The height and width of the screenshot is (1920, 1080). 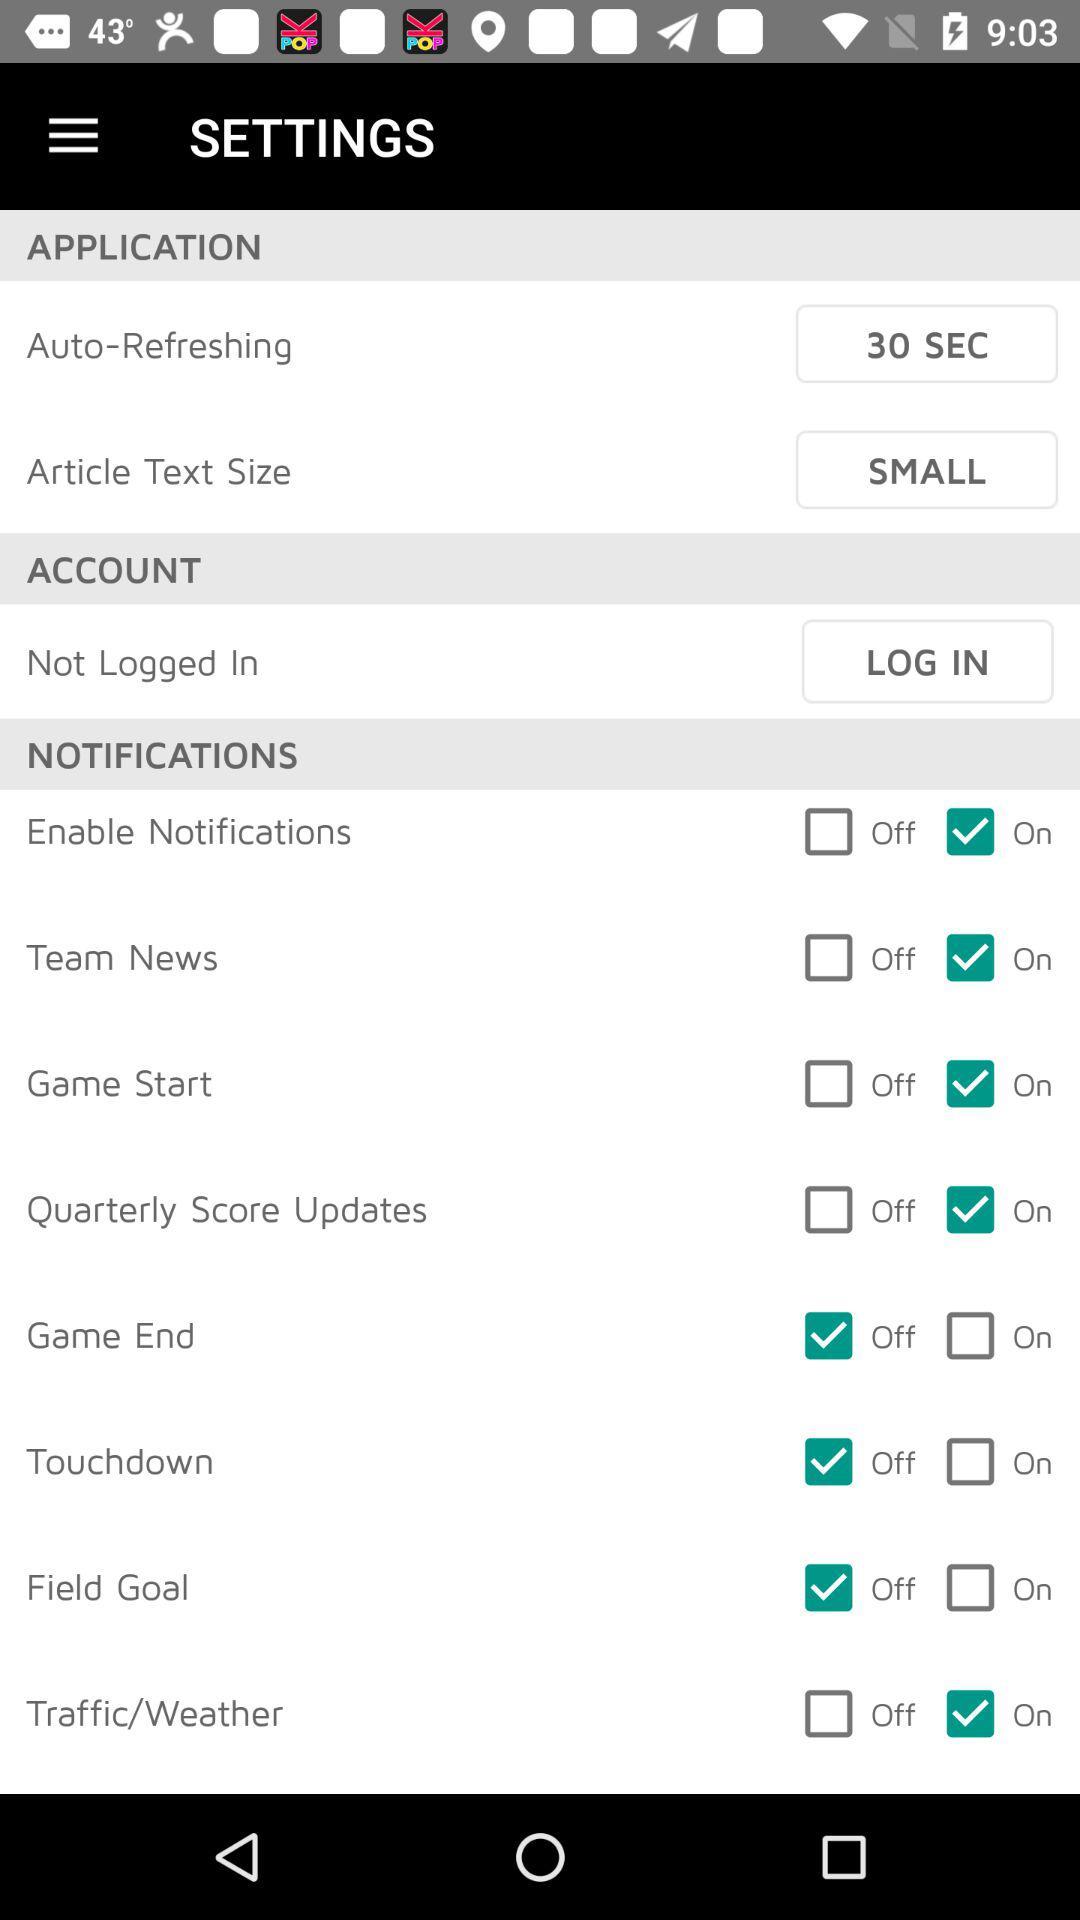 I want to click on icon to the right of not logged in item, so click(x=927, y=661).